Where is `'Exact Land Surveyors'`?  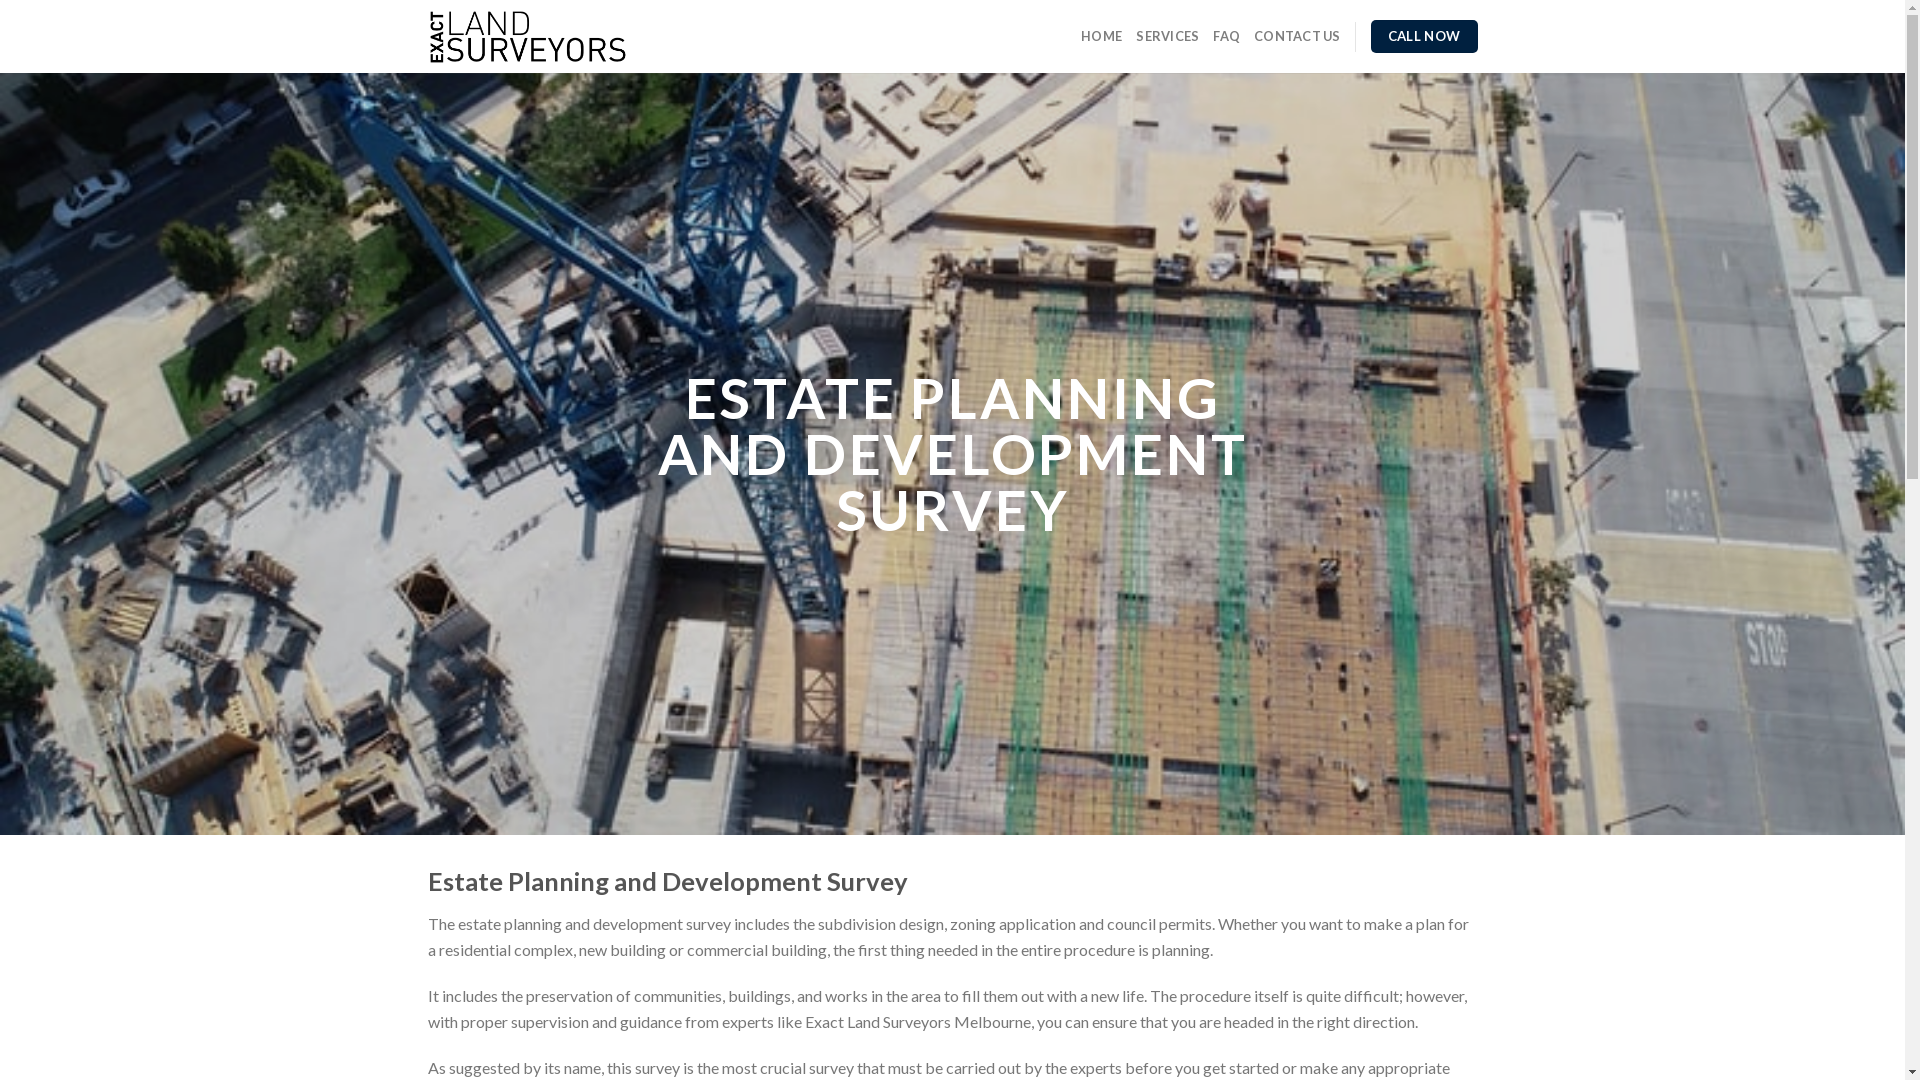 'Exact Land Surveyors' is located at coordinates (426, 37).